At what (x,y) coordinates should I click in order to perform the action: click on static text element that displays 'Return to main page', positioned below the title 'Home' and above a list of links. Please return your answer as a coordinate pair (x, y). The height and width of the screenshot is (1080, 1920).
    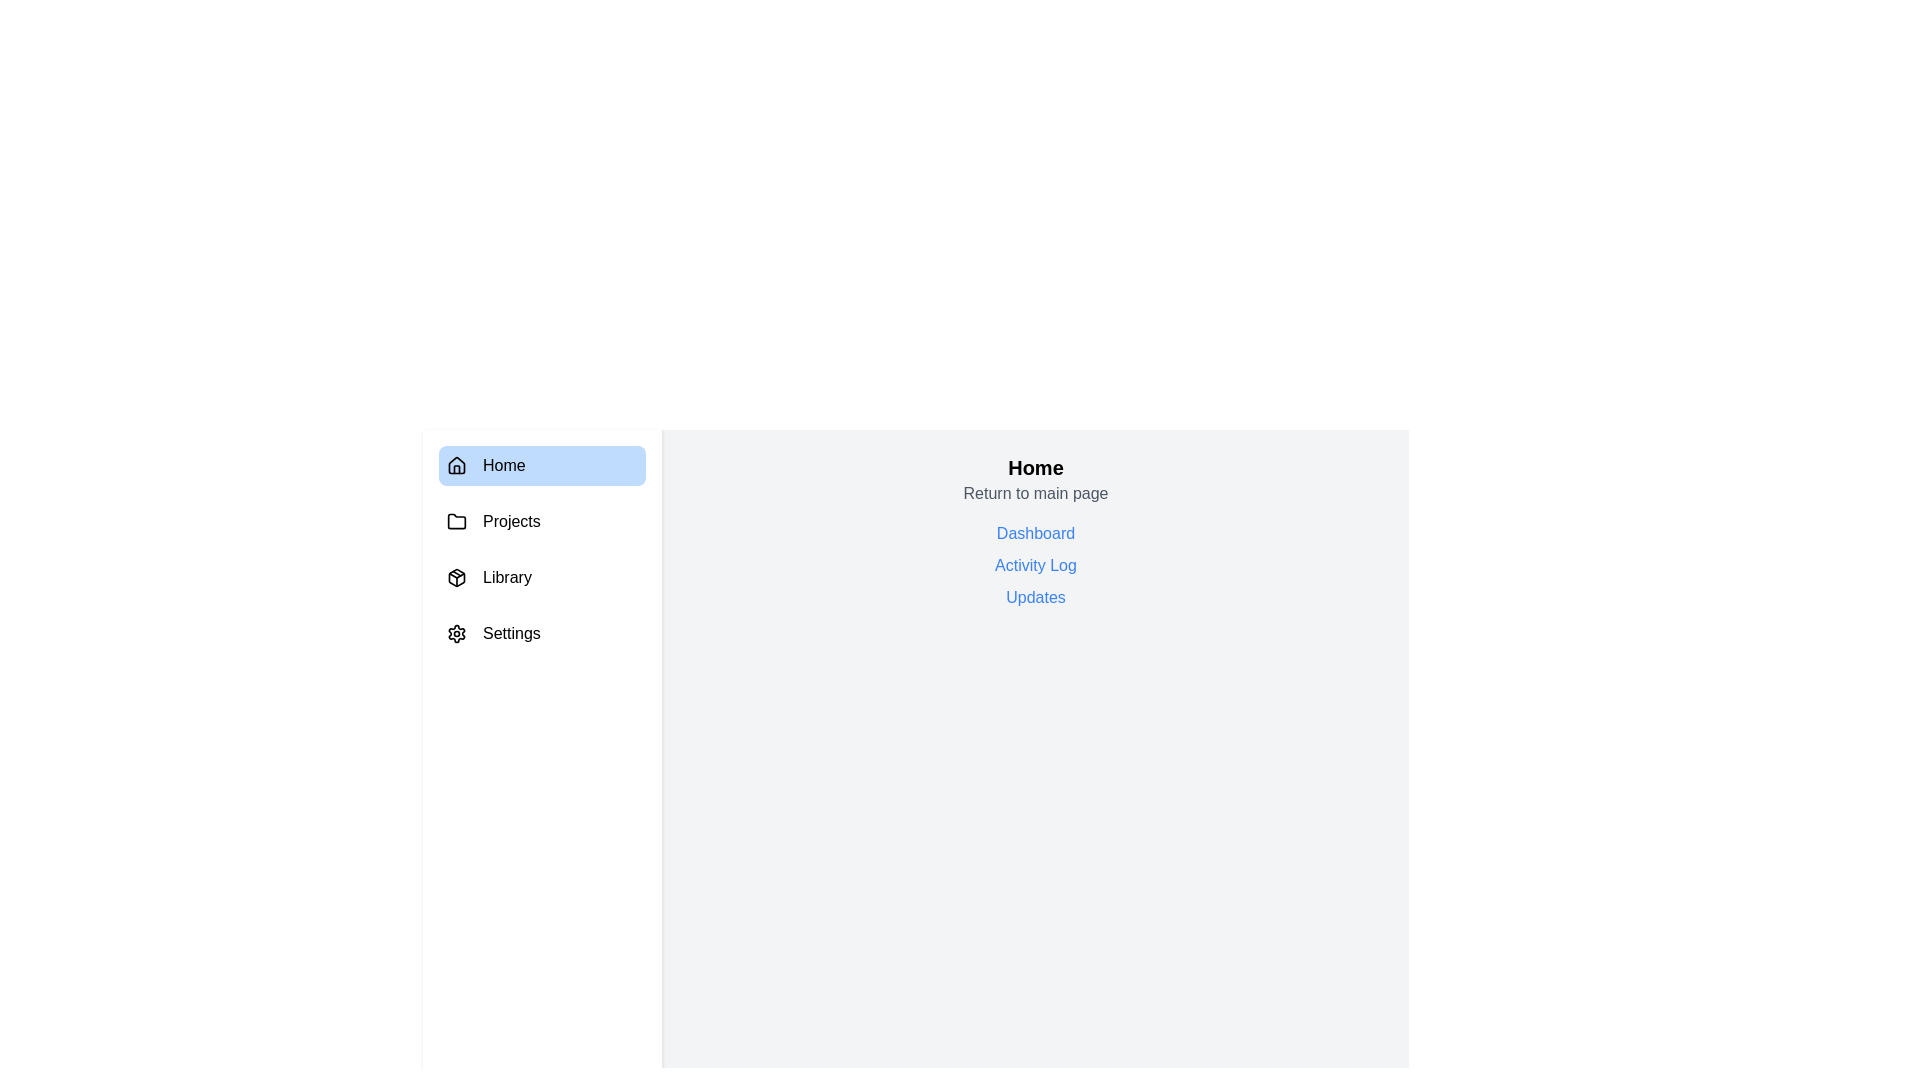
    Looking at the image, I should click on (1036, 493).